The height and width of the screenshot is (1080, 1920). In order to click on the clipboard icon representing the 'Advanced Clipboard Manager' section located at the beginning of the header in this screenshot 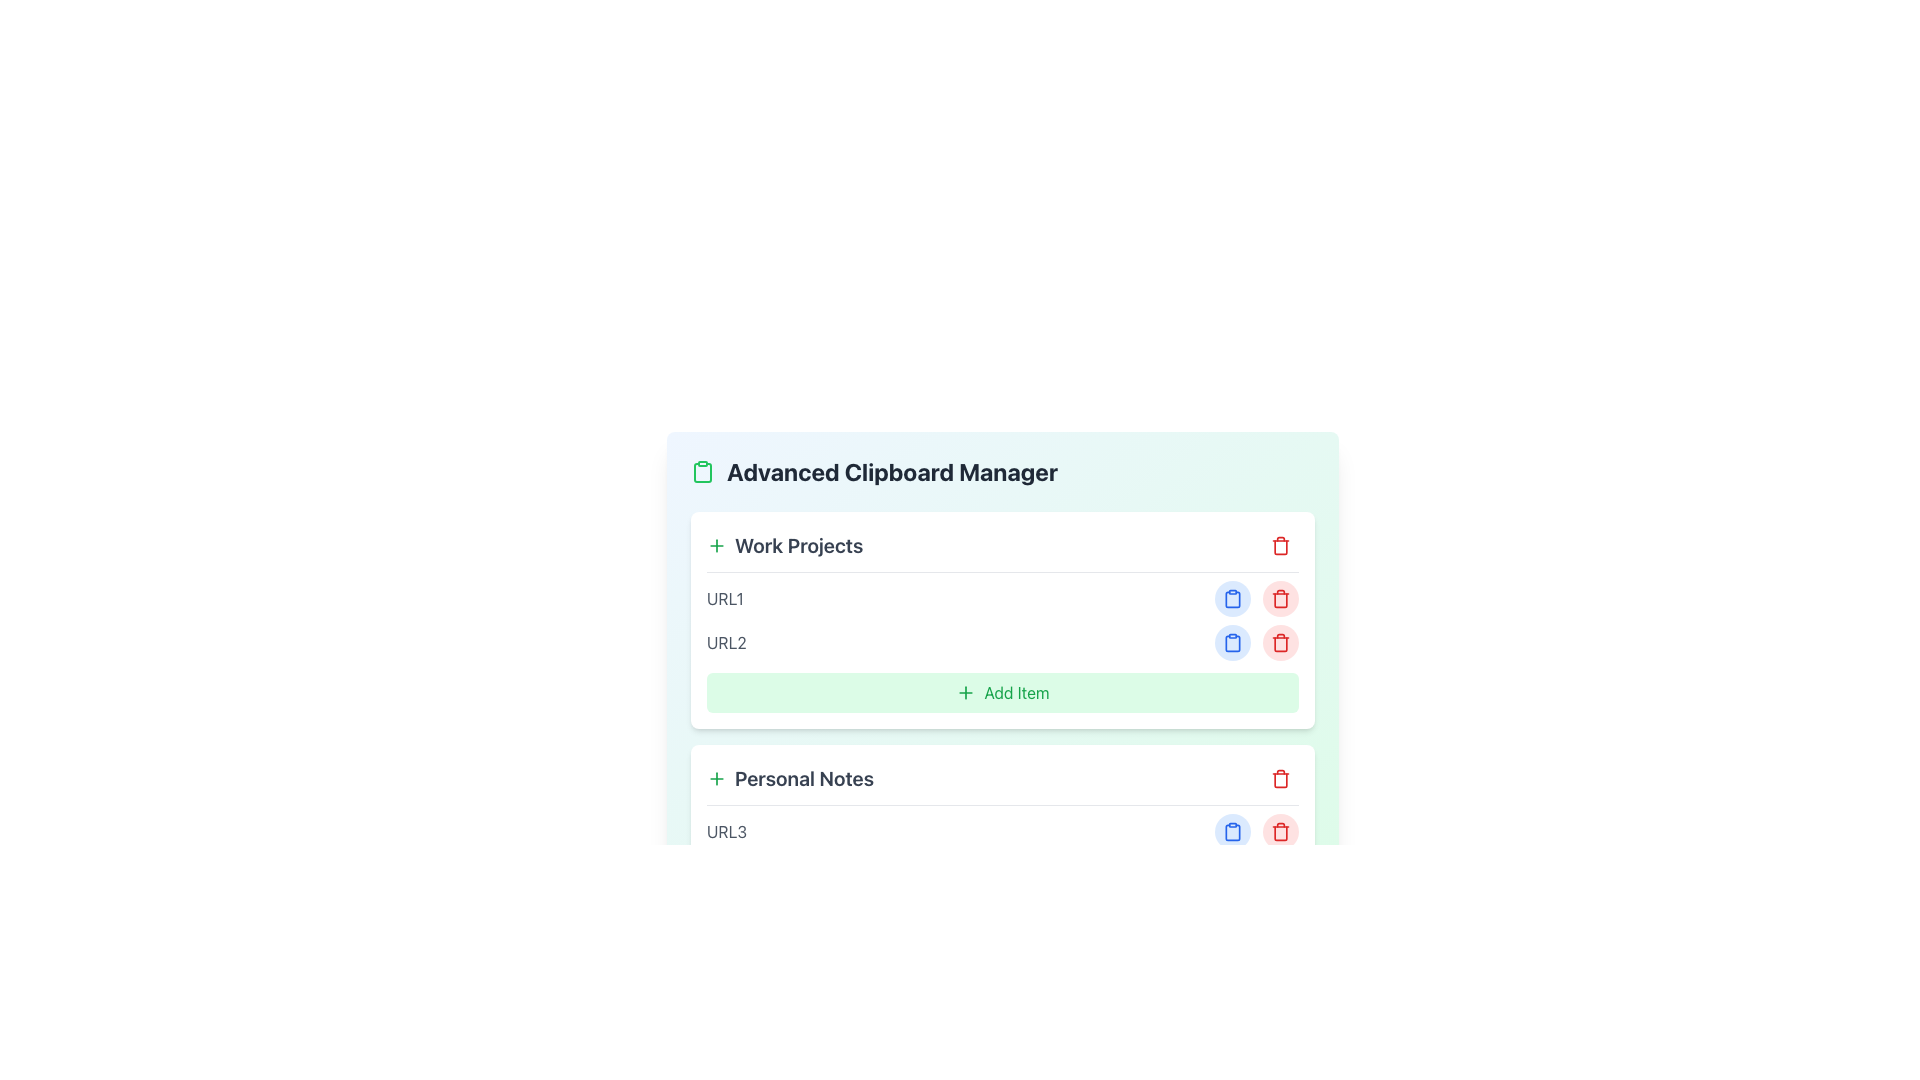, I will do `click(702, 471)`.